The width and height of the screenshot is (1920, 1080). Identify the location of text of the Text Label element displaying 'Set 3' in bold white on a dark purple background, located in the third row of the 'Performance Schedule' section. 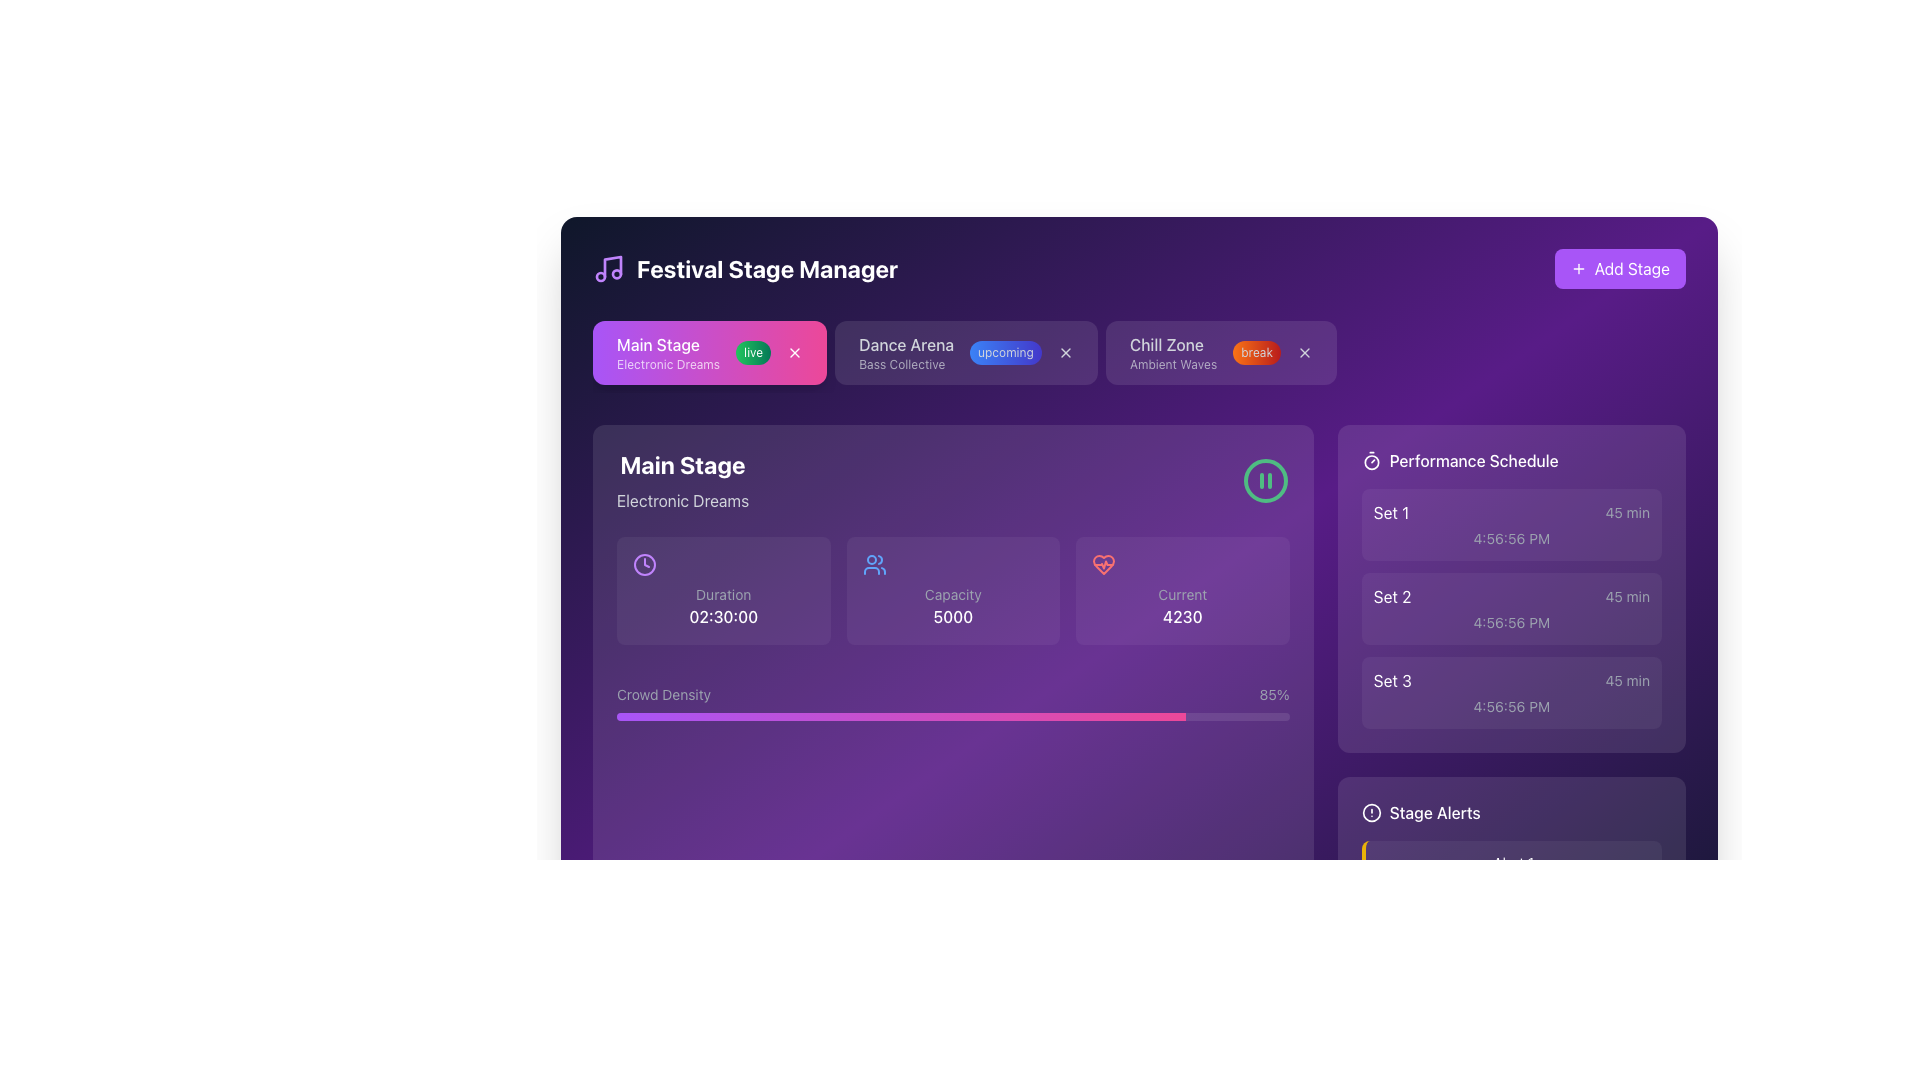
(1391, 680).